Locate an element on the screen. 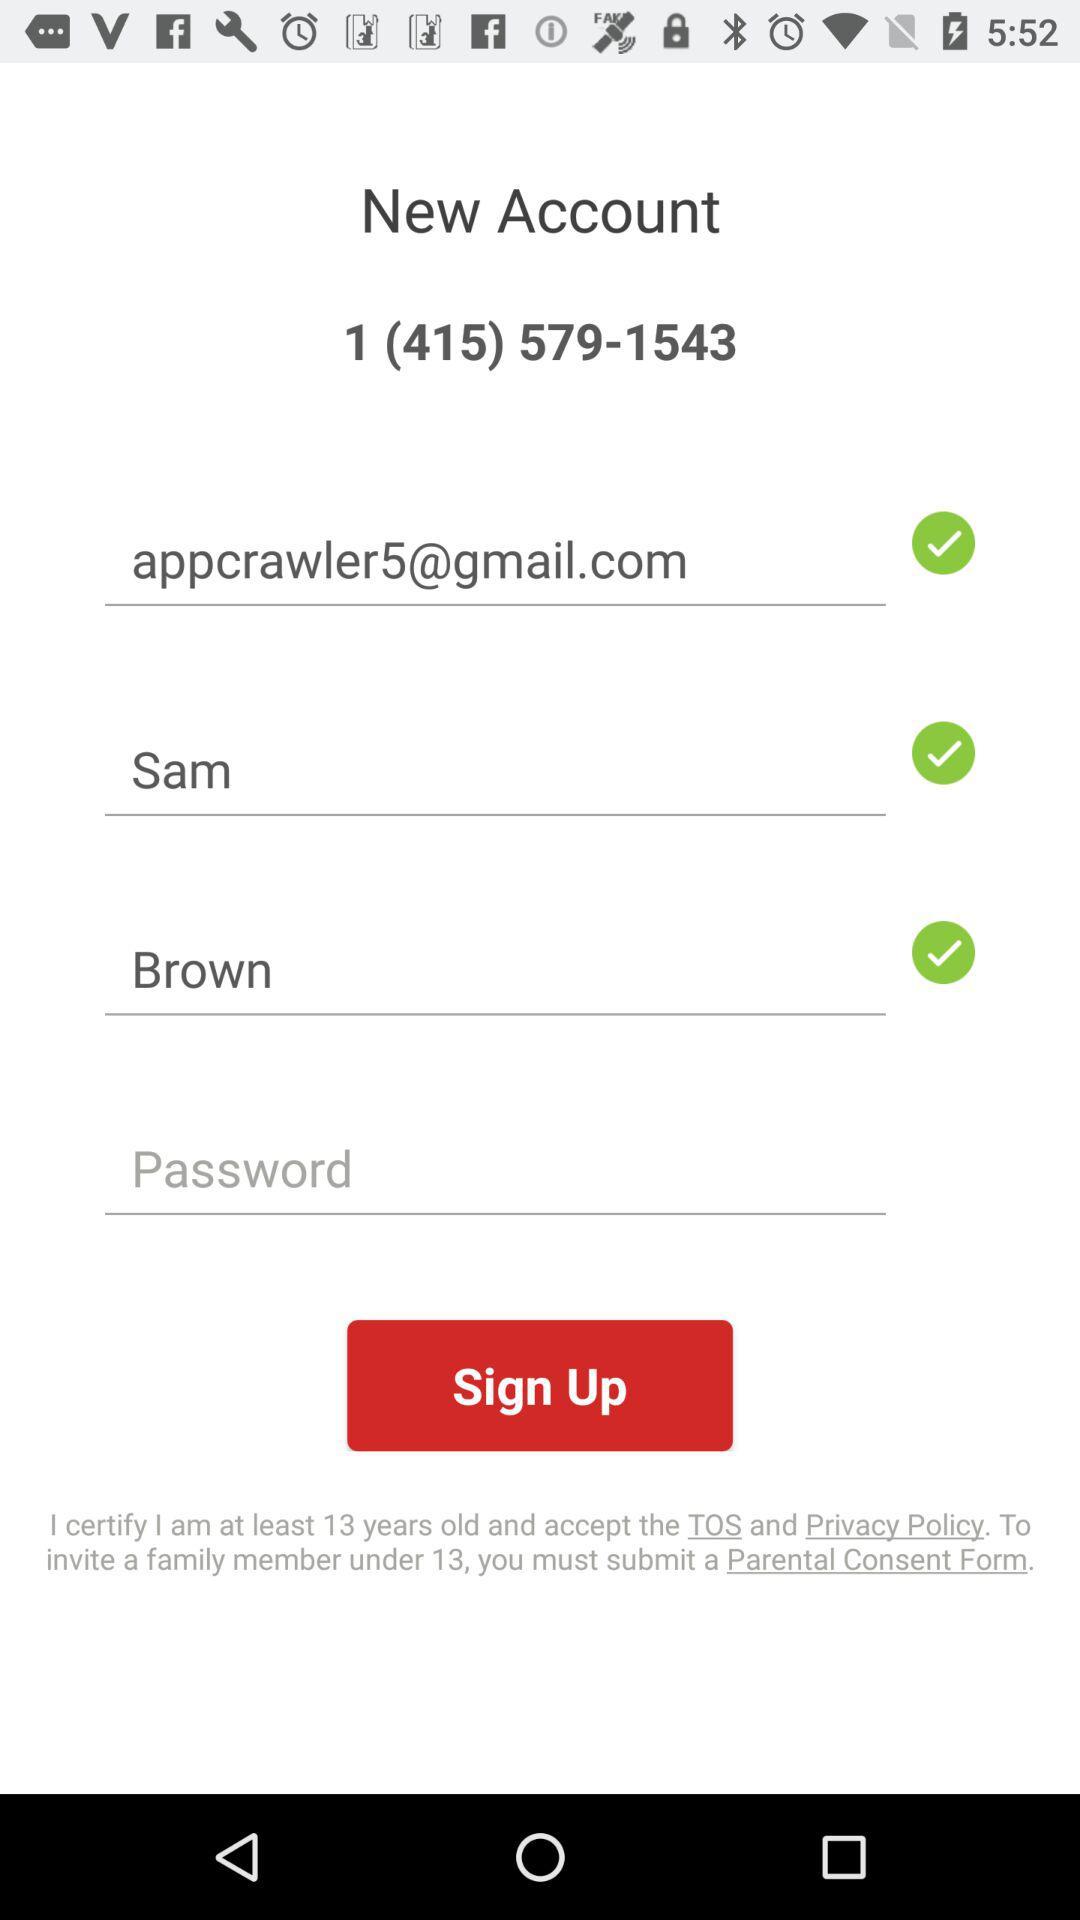  the item above brown item is located at coordinates (495, 767).